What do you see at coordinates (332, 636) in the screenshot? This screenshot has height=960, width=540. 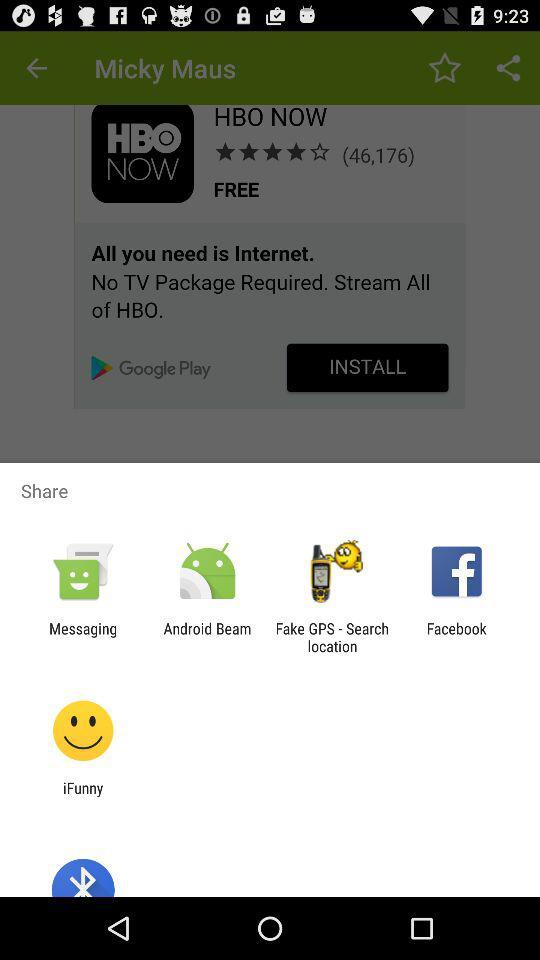 I see `app next to the android beam` at bounding box center [332, 636].